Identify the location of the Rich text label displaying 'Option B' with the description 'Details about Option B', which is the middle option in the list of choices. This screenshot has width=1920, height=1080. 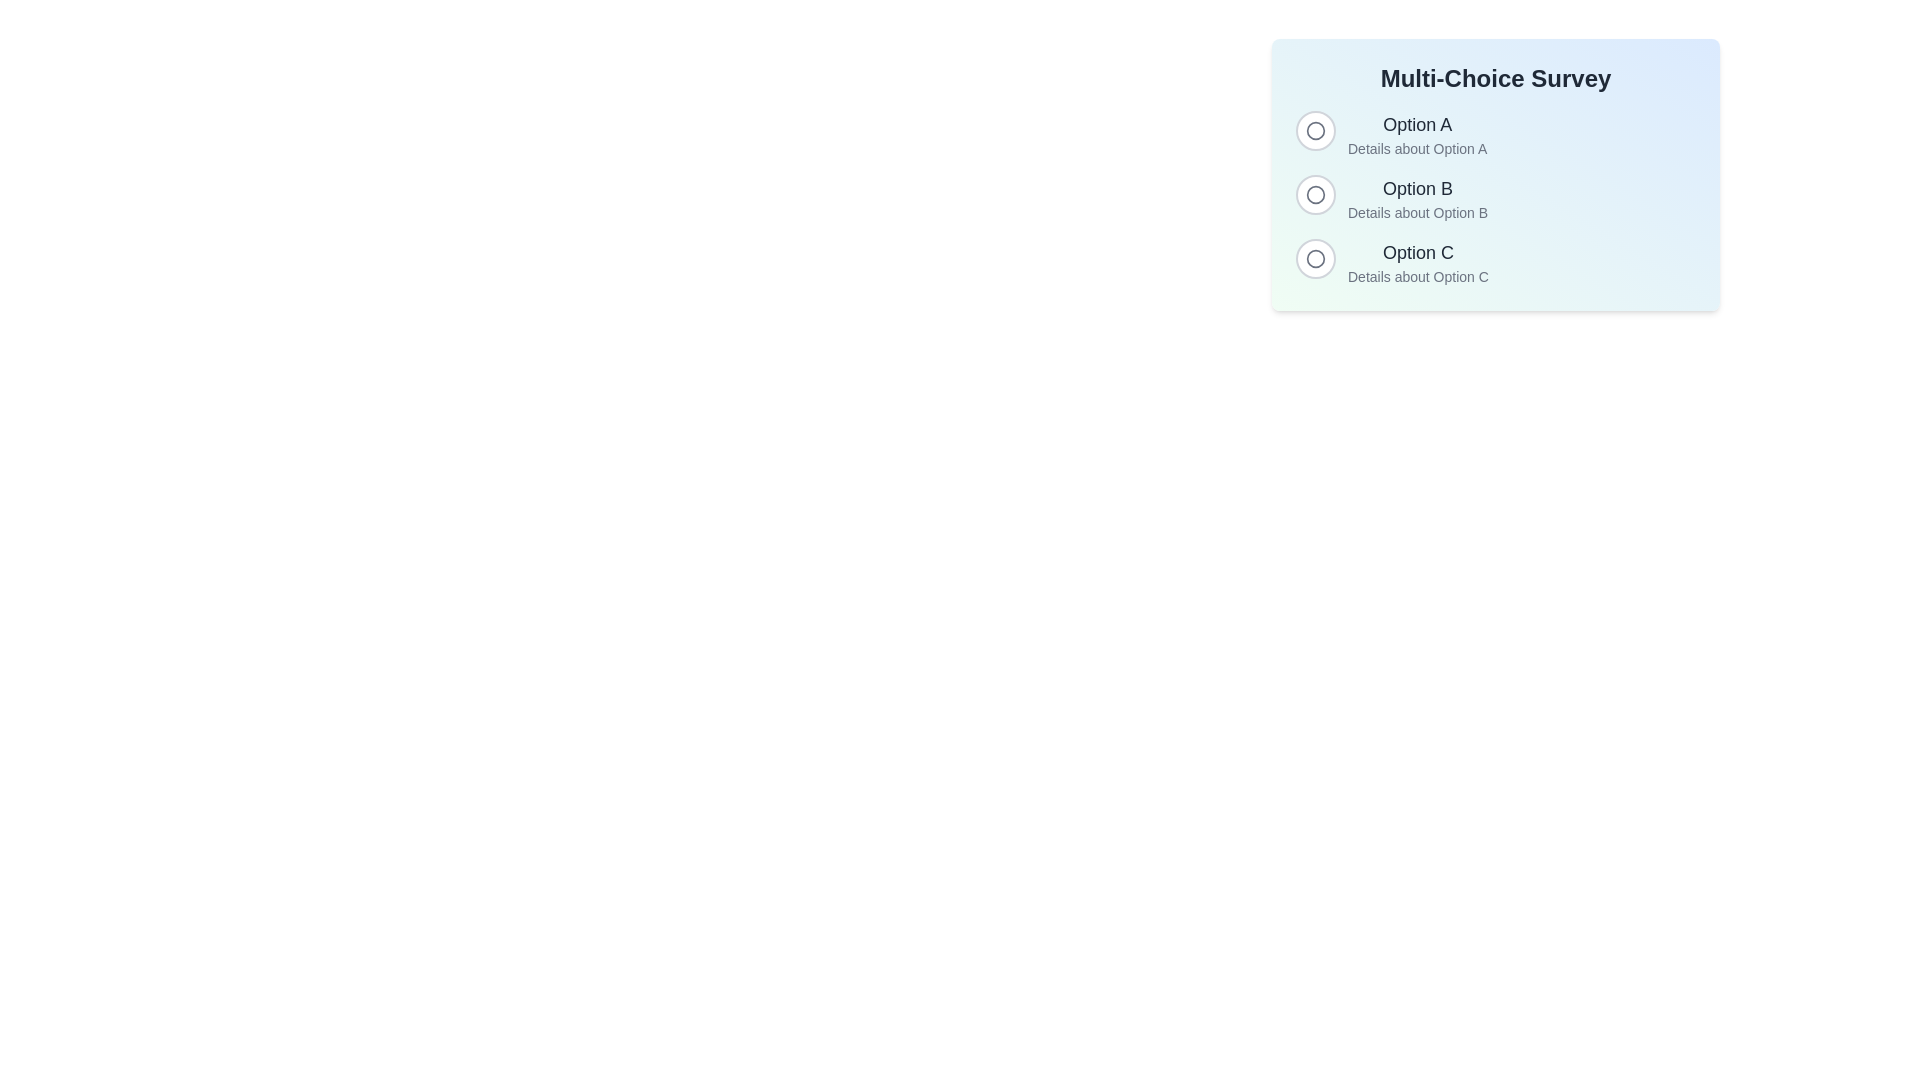
(1417, 199).